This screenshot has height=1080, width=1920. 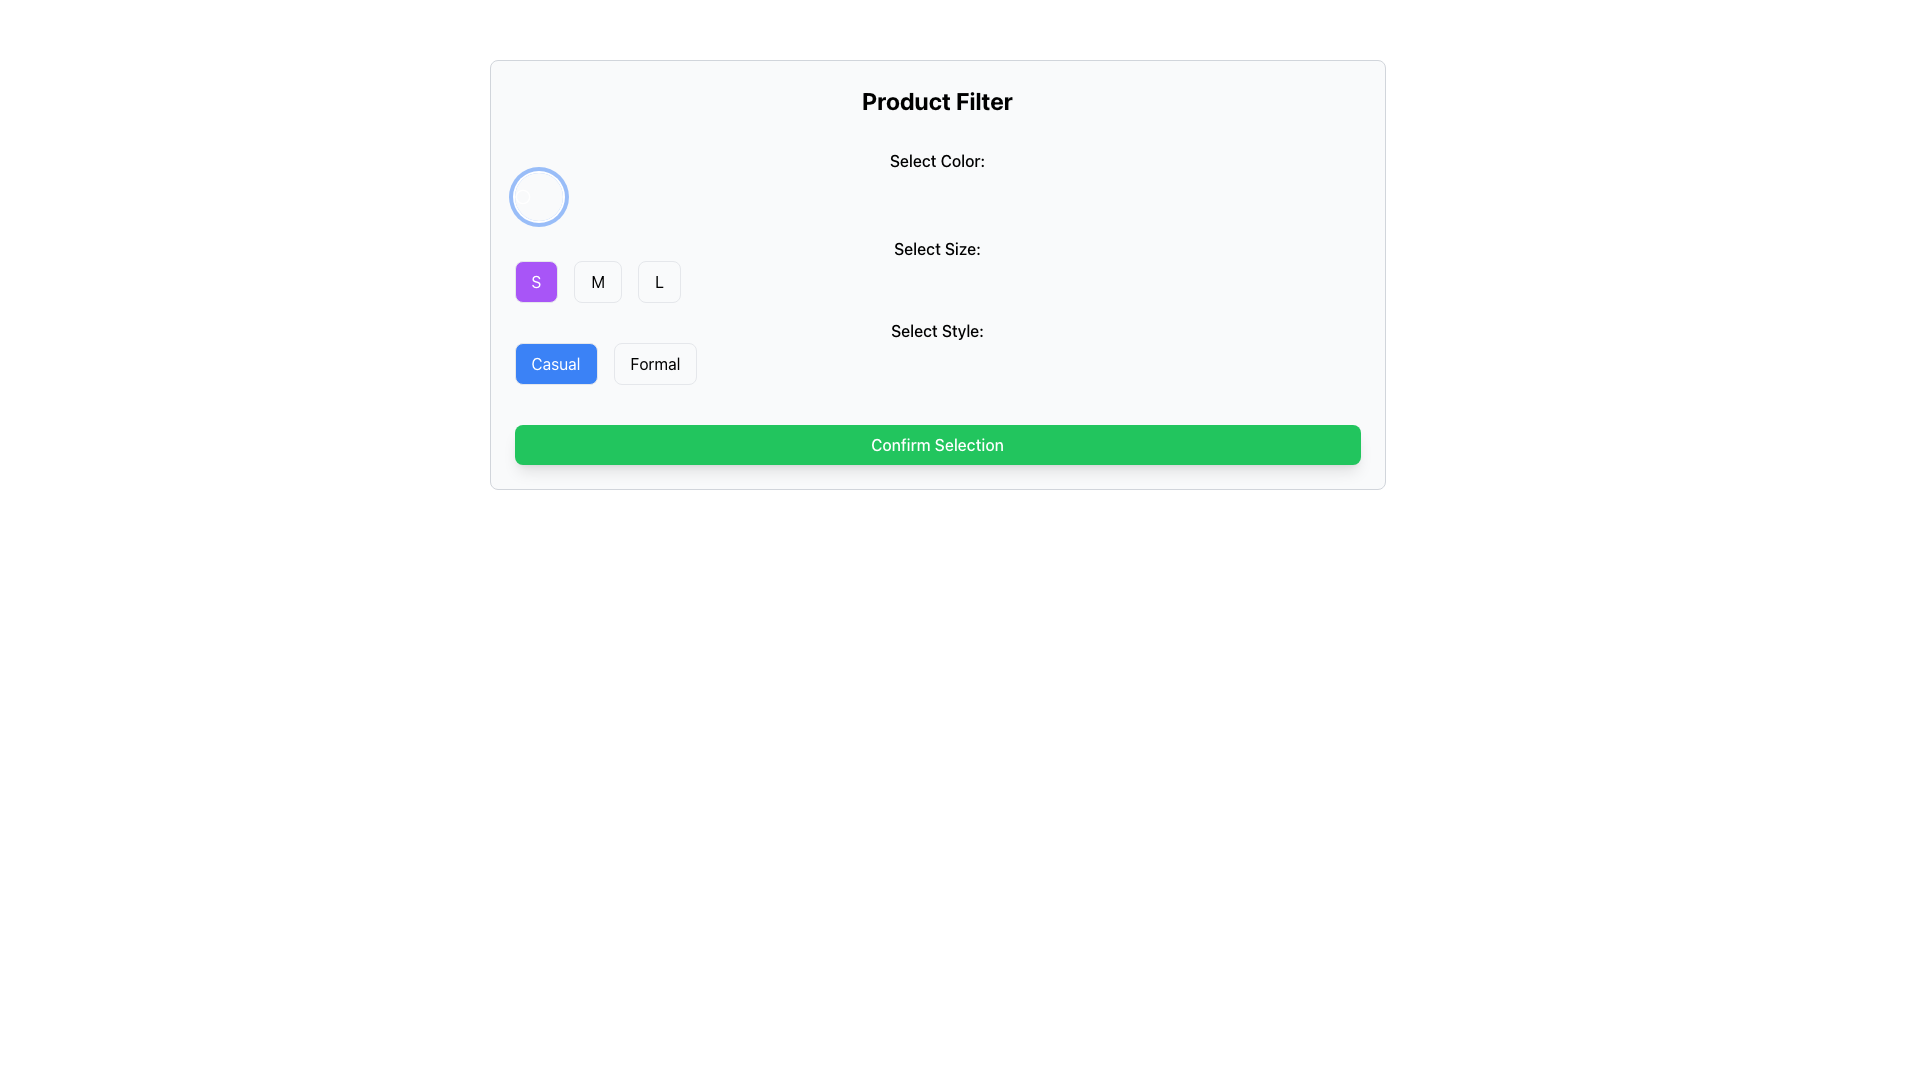 I want to click on the 'Casual' style option button located below the 'Select Style:' label, so click(x=556, y=363).